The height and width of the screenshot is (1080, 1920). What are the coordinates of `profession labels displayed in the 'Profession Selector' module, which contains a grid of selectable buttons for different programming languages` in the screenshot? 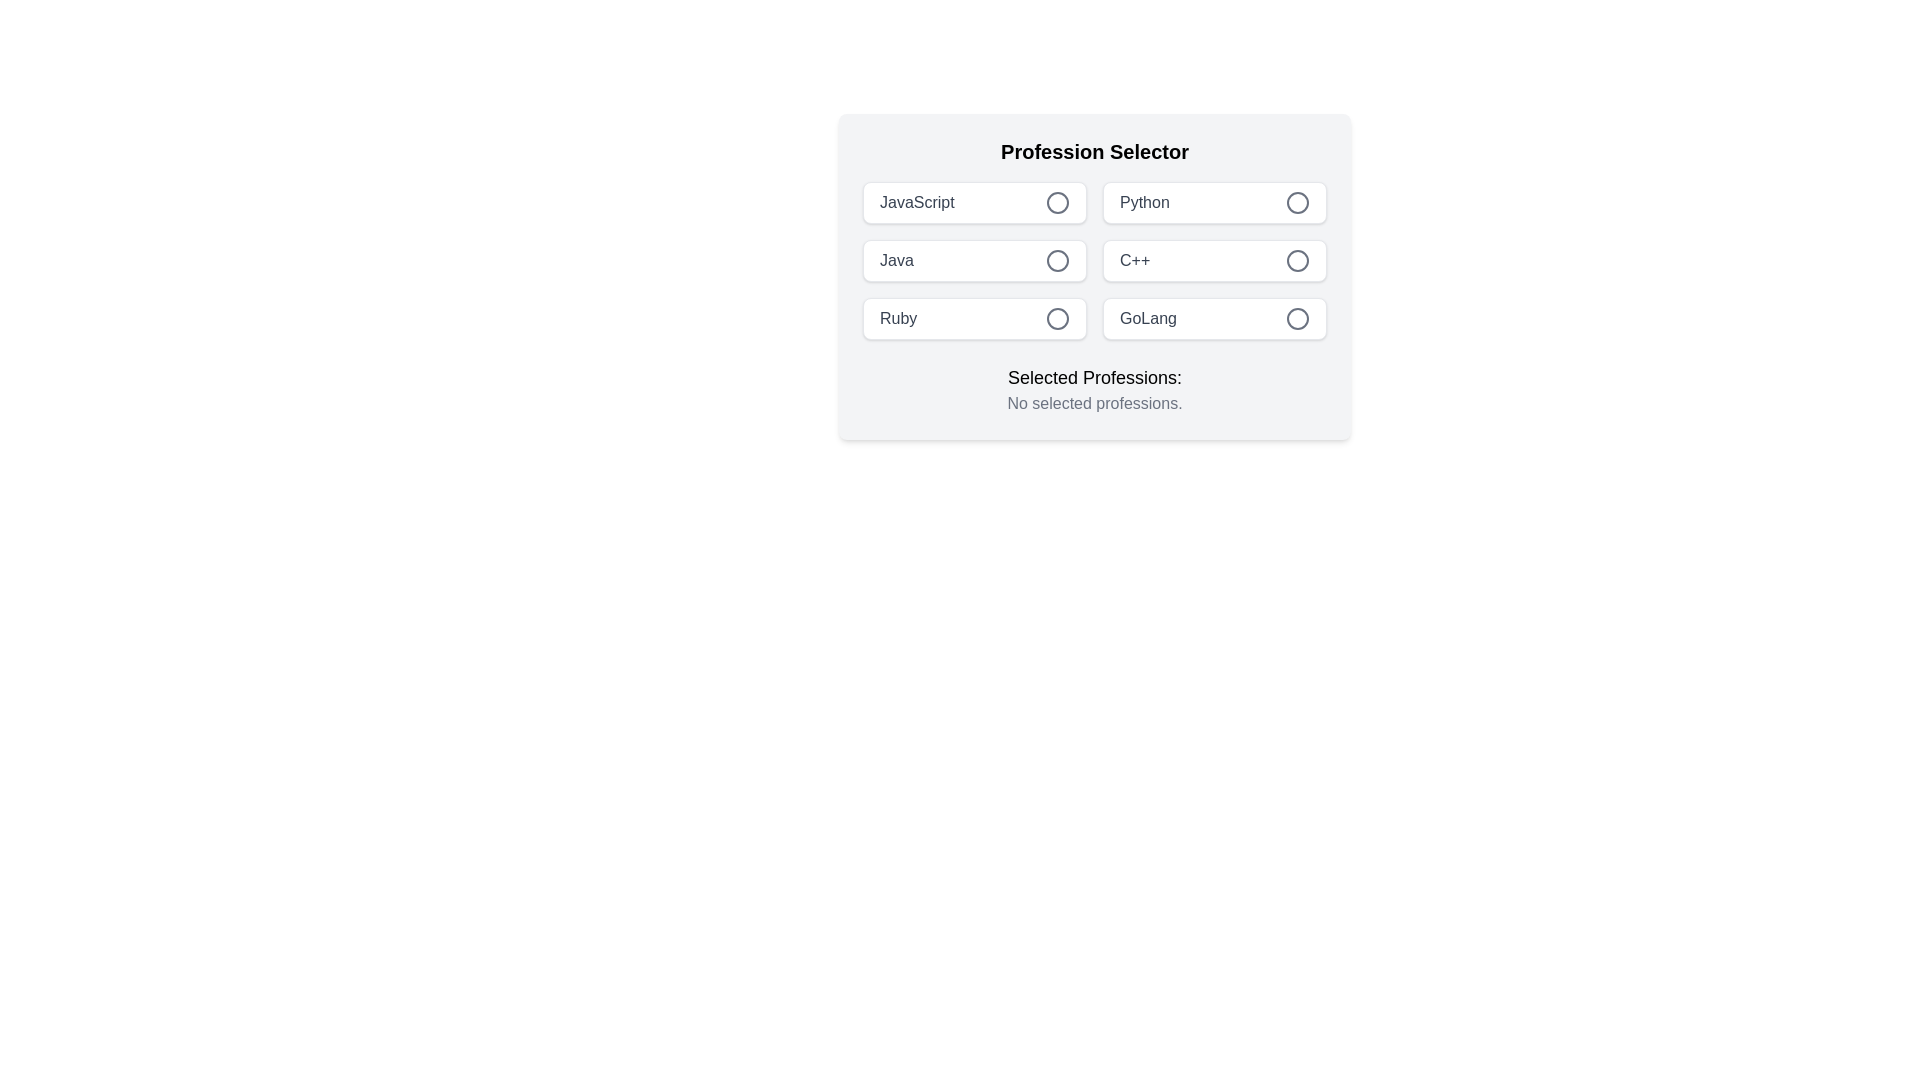 It's located at (1093, 277).